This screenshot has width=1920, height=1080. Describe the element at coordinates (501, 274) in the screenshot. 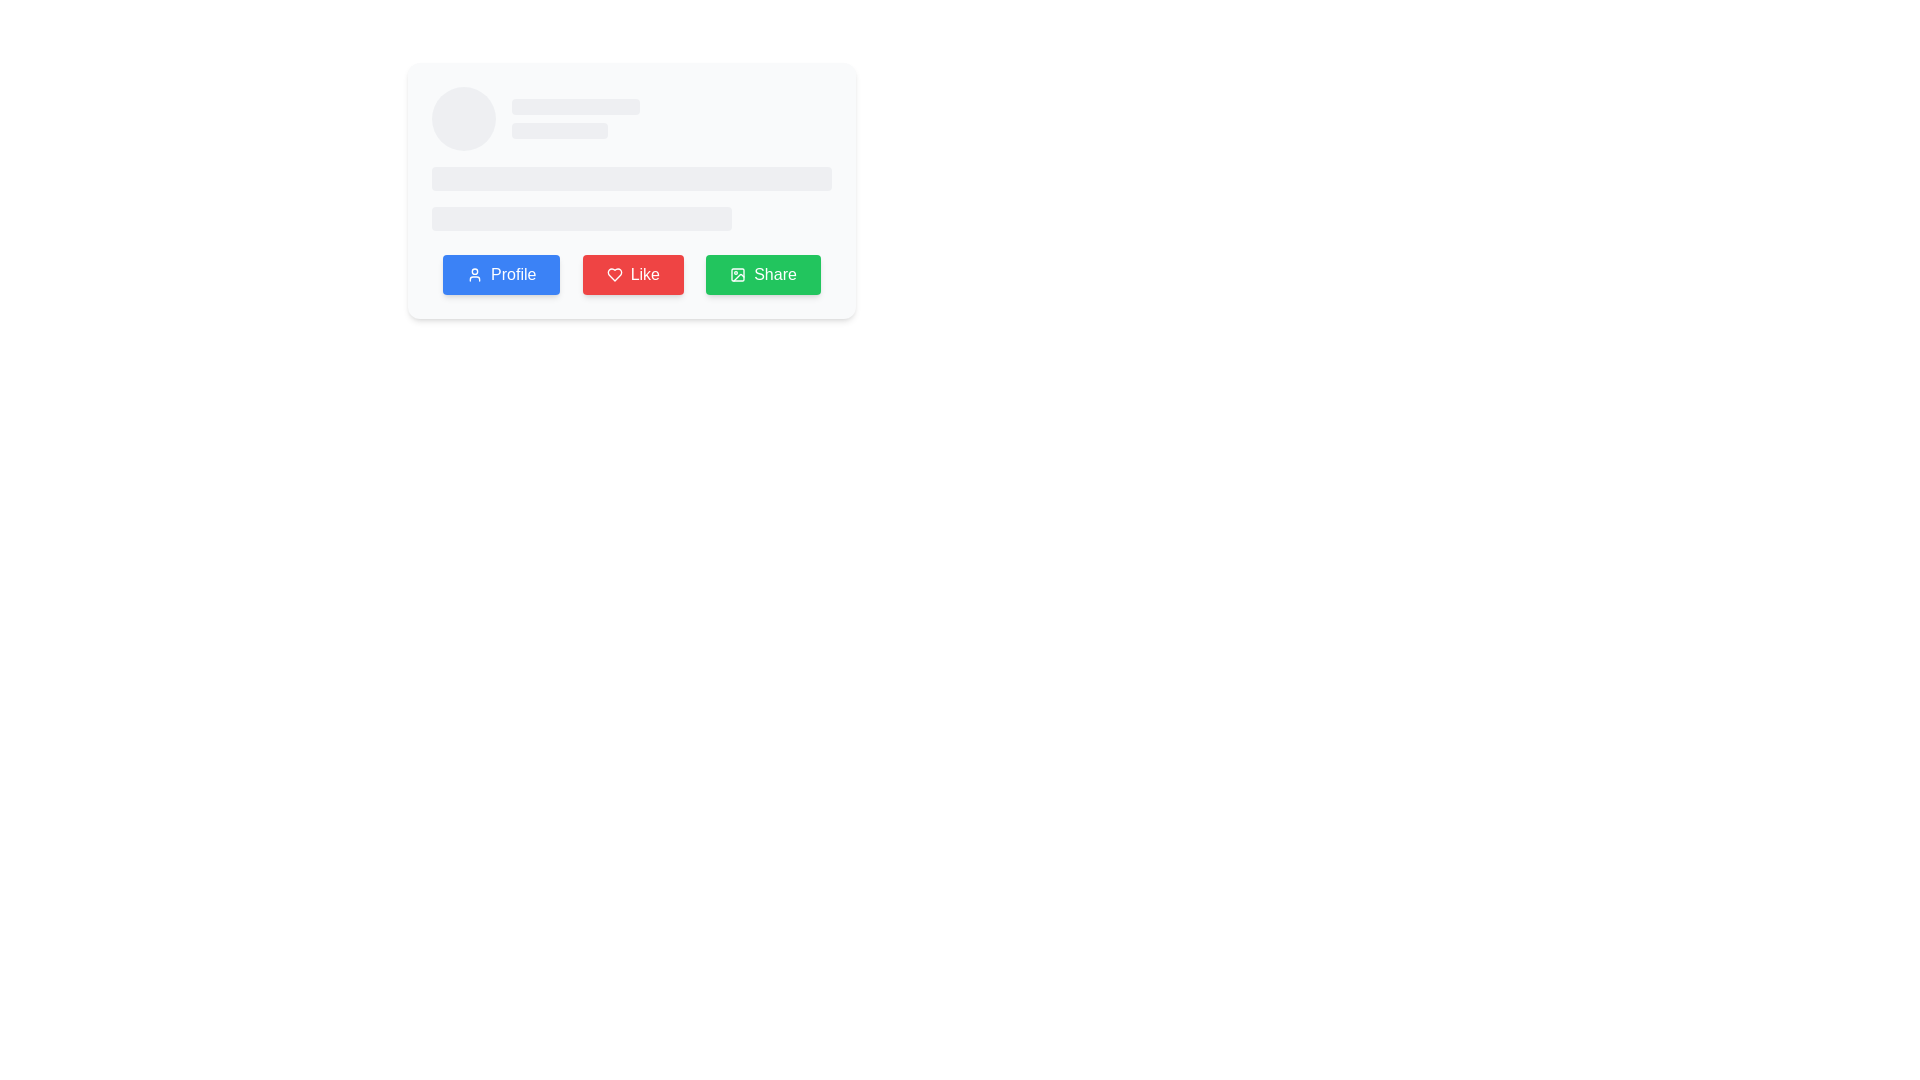

I see `the user profile button, which is the first button in a row of three, positioned to the left of the 'Like' and 'Share' buttons` at that location.